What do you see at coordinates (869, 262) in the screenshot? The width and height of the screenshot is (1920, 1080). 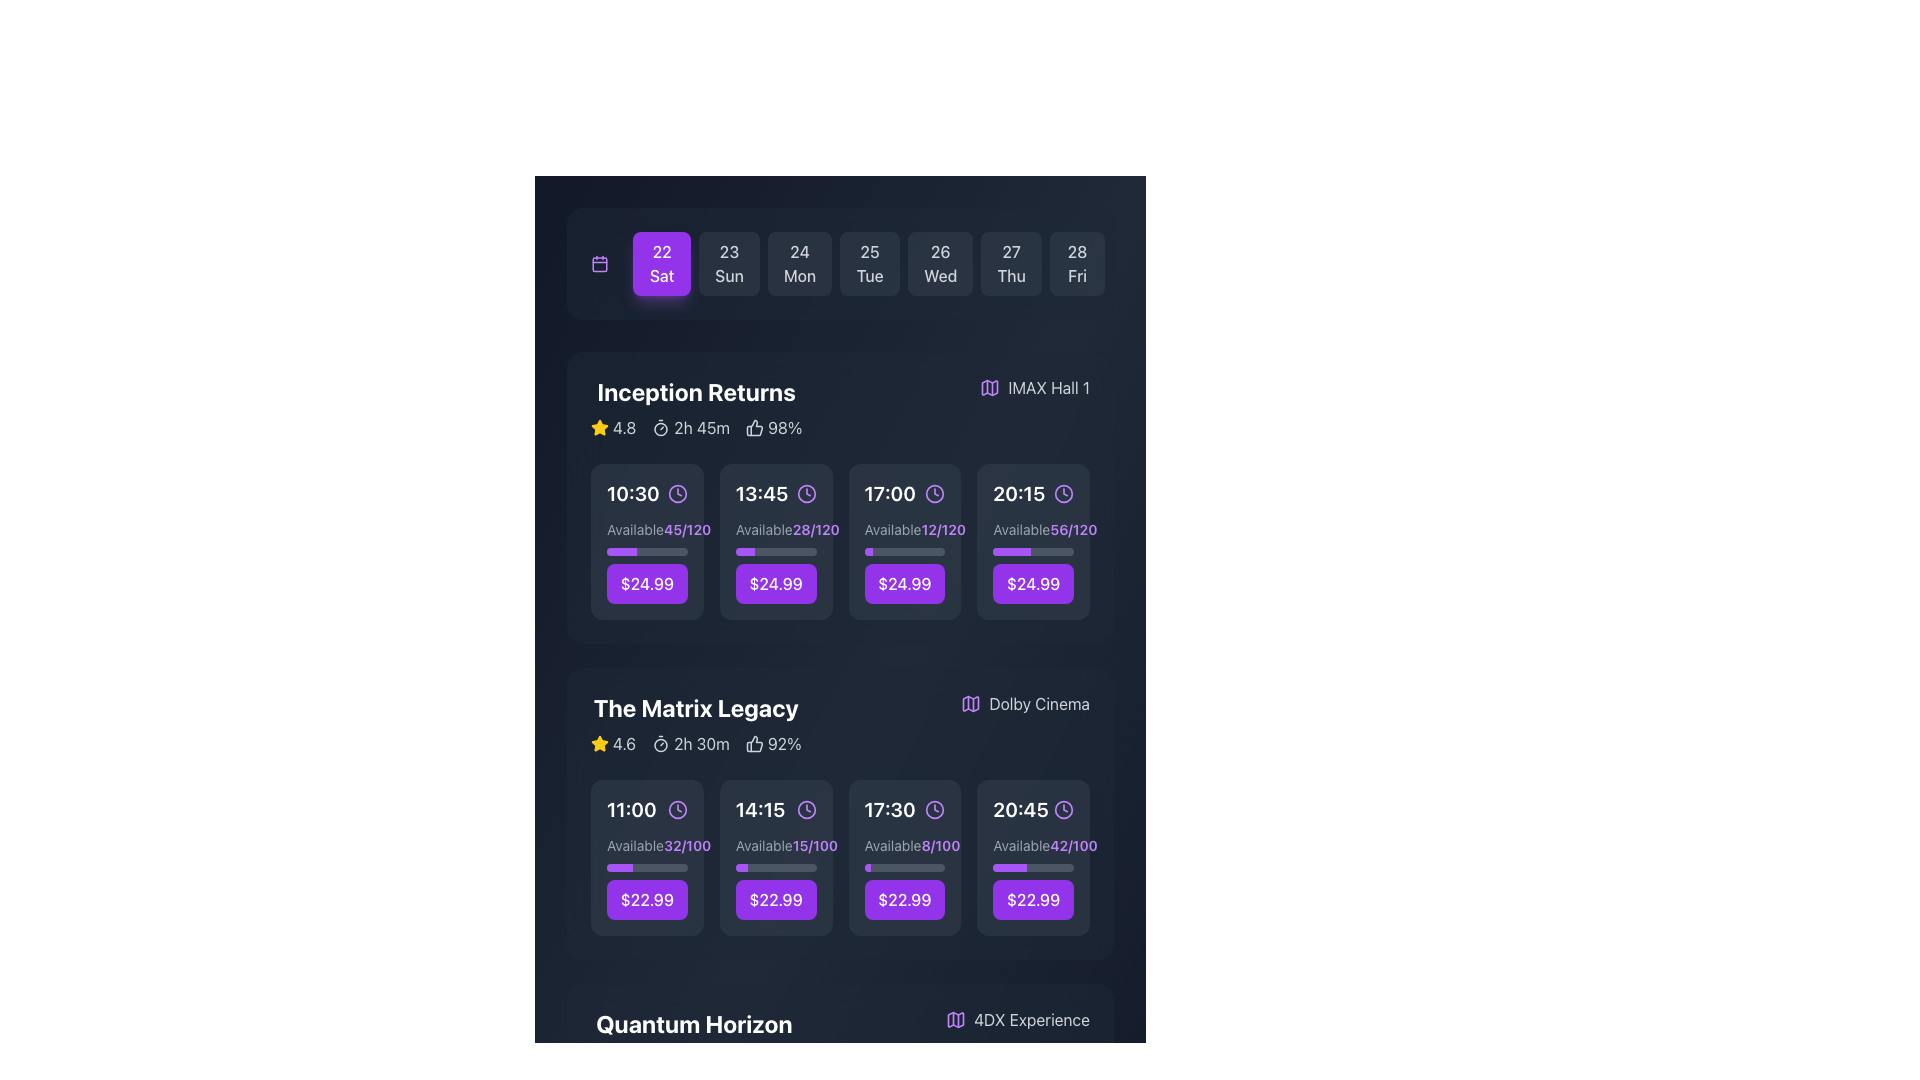 I see `the '25 Tue' date selection button in the calendar interface` at bounding box center [869, 262].